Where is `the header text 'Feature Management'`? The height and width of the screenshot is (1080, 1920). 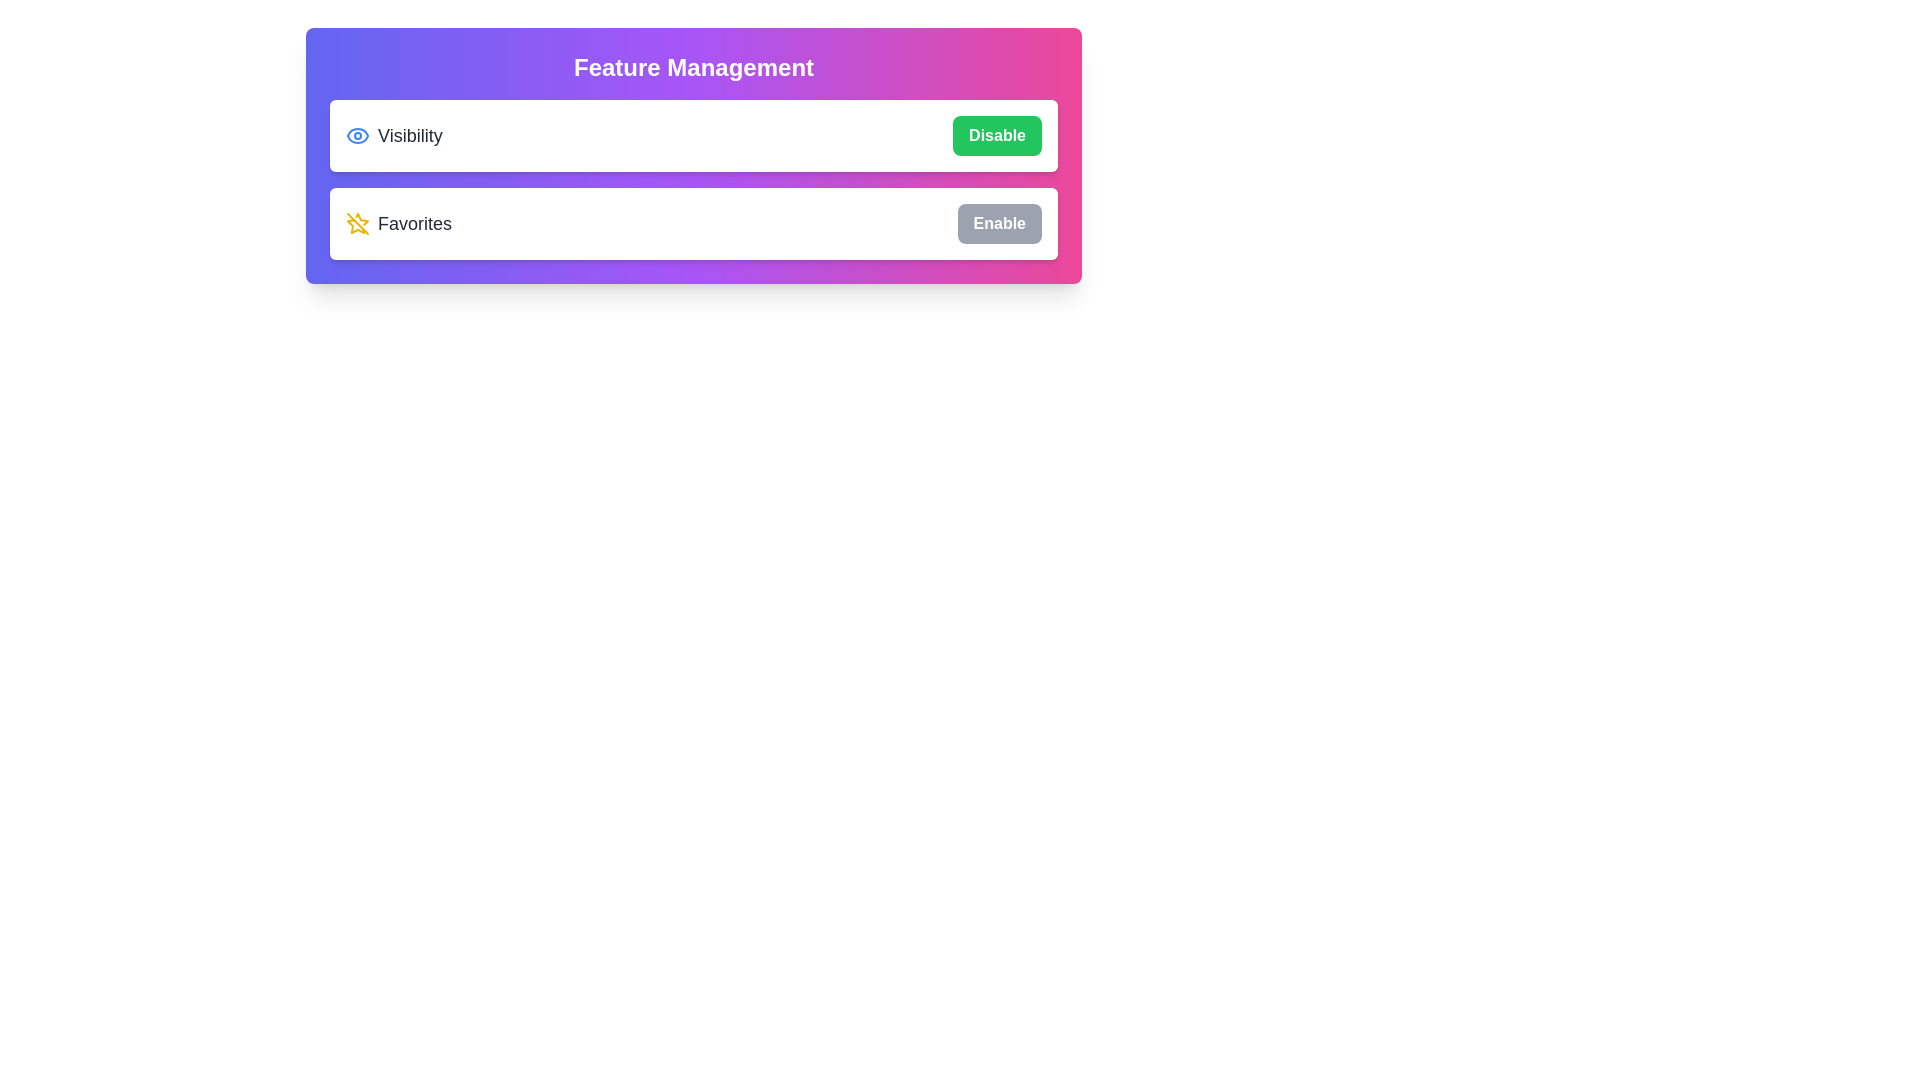 the header text 'Feature Management' is located at coordinates (694, 67).